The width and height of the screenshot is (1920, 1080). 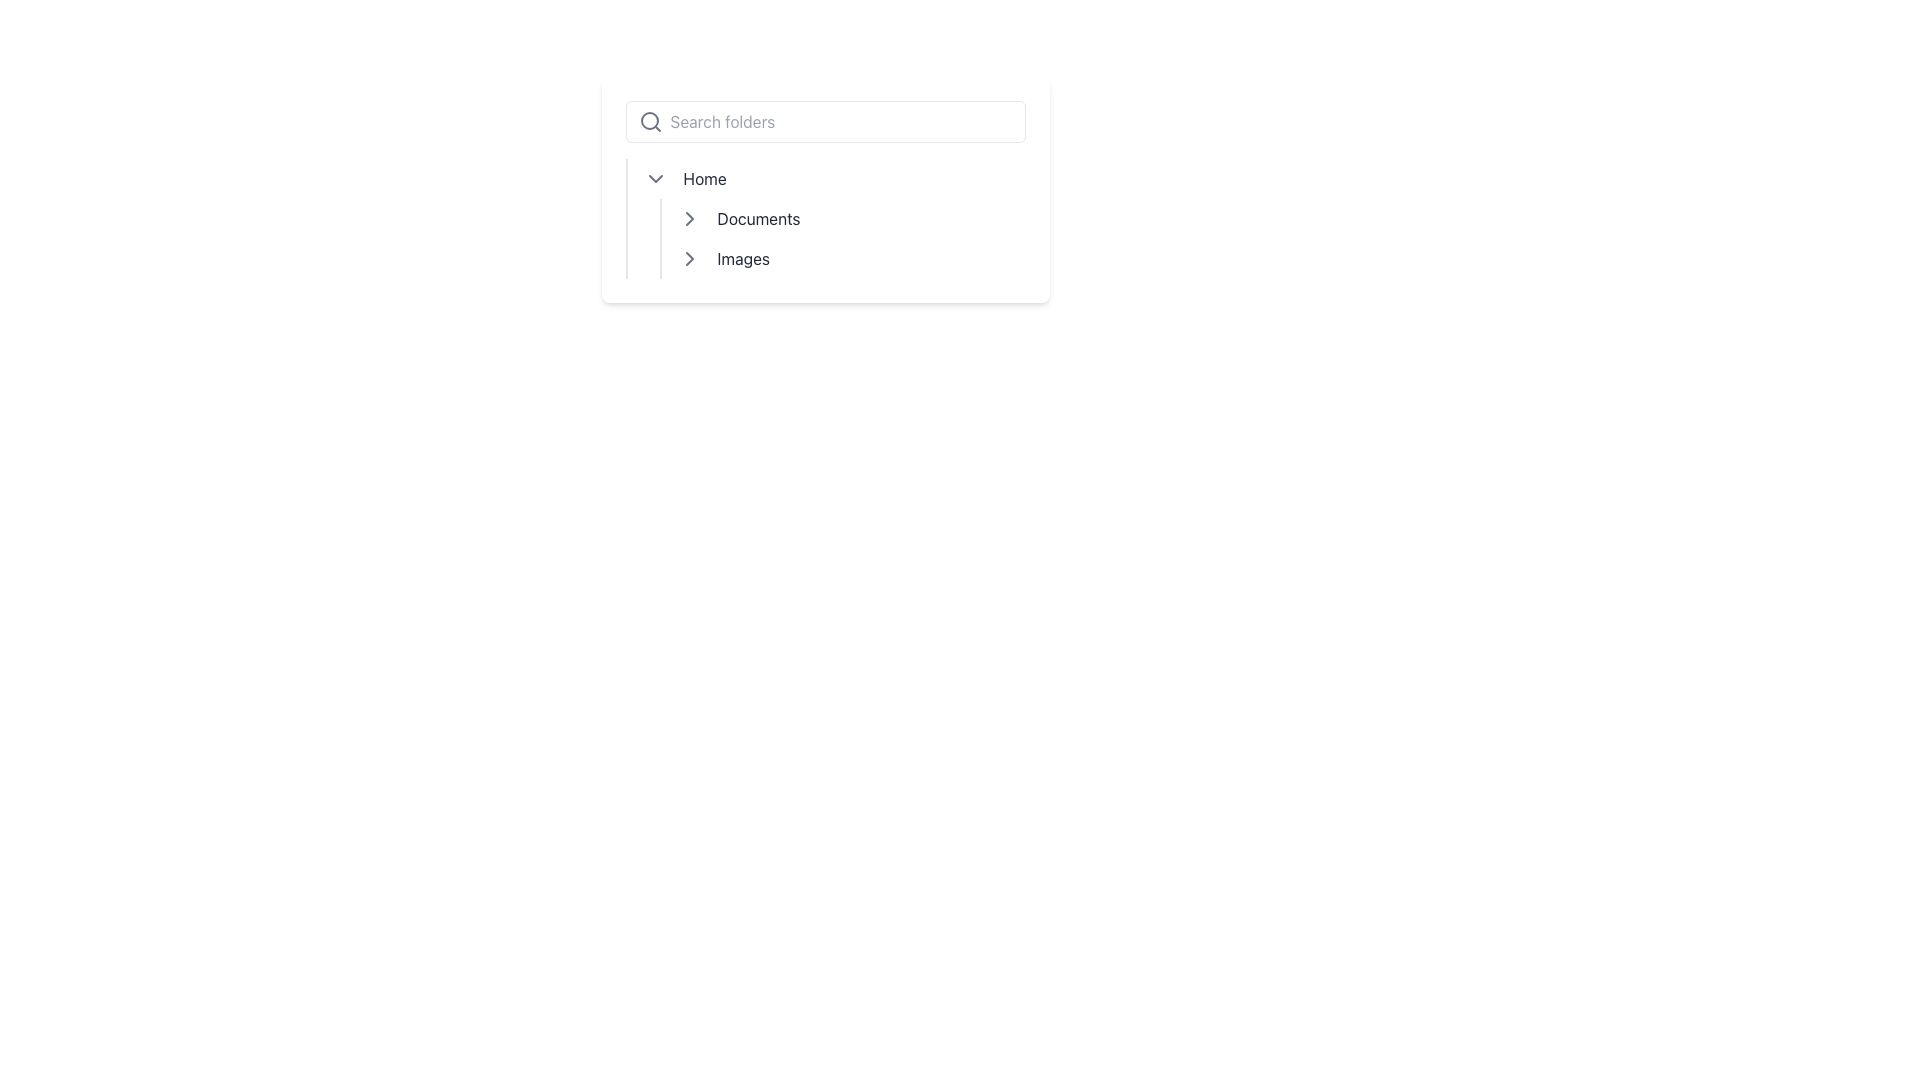 I want to click on the chevron button located to the left of the 'Images' section, so click(x=689, y=257).